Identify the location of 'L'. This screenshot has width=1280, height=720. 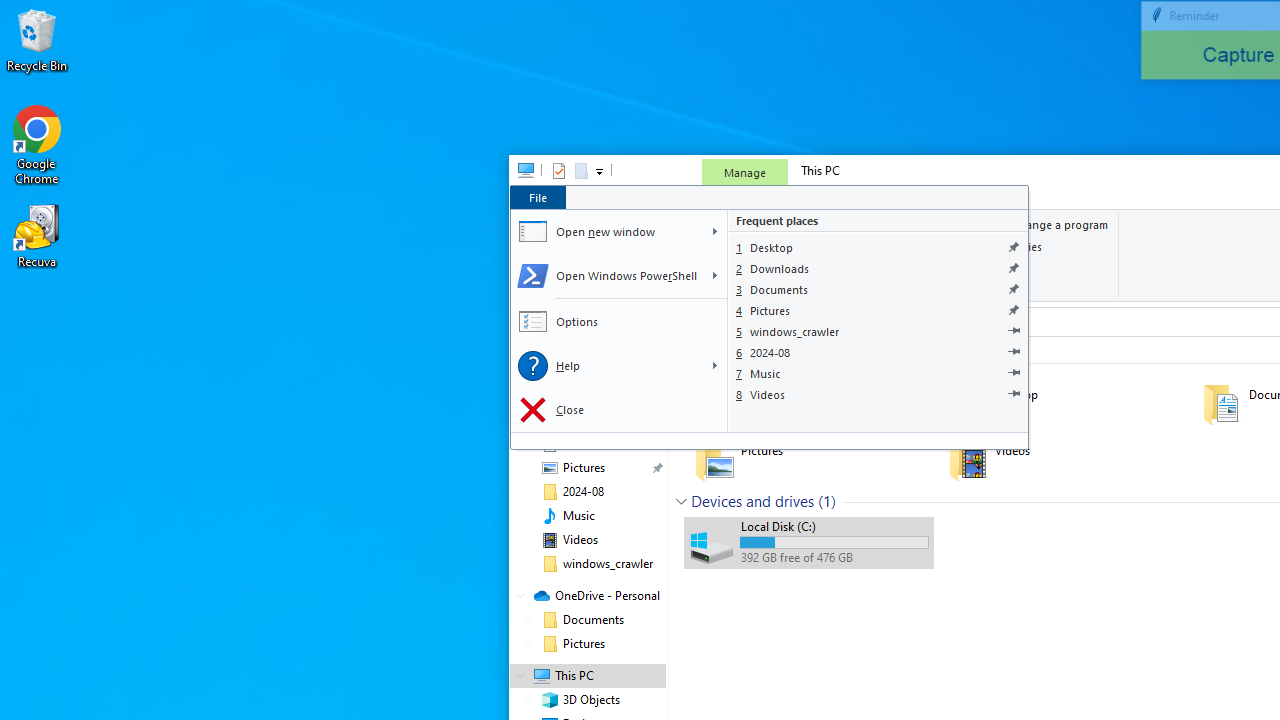
(714, 366).